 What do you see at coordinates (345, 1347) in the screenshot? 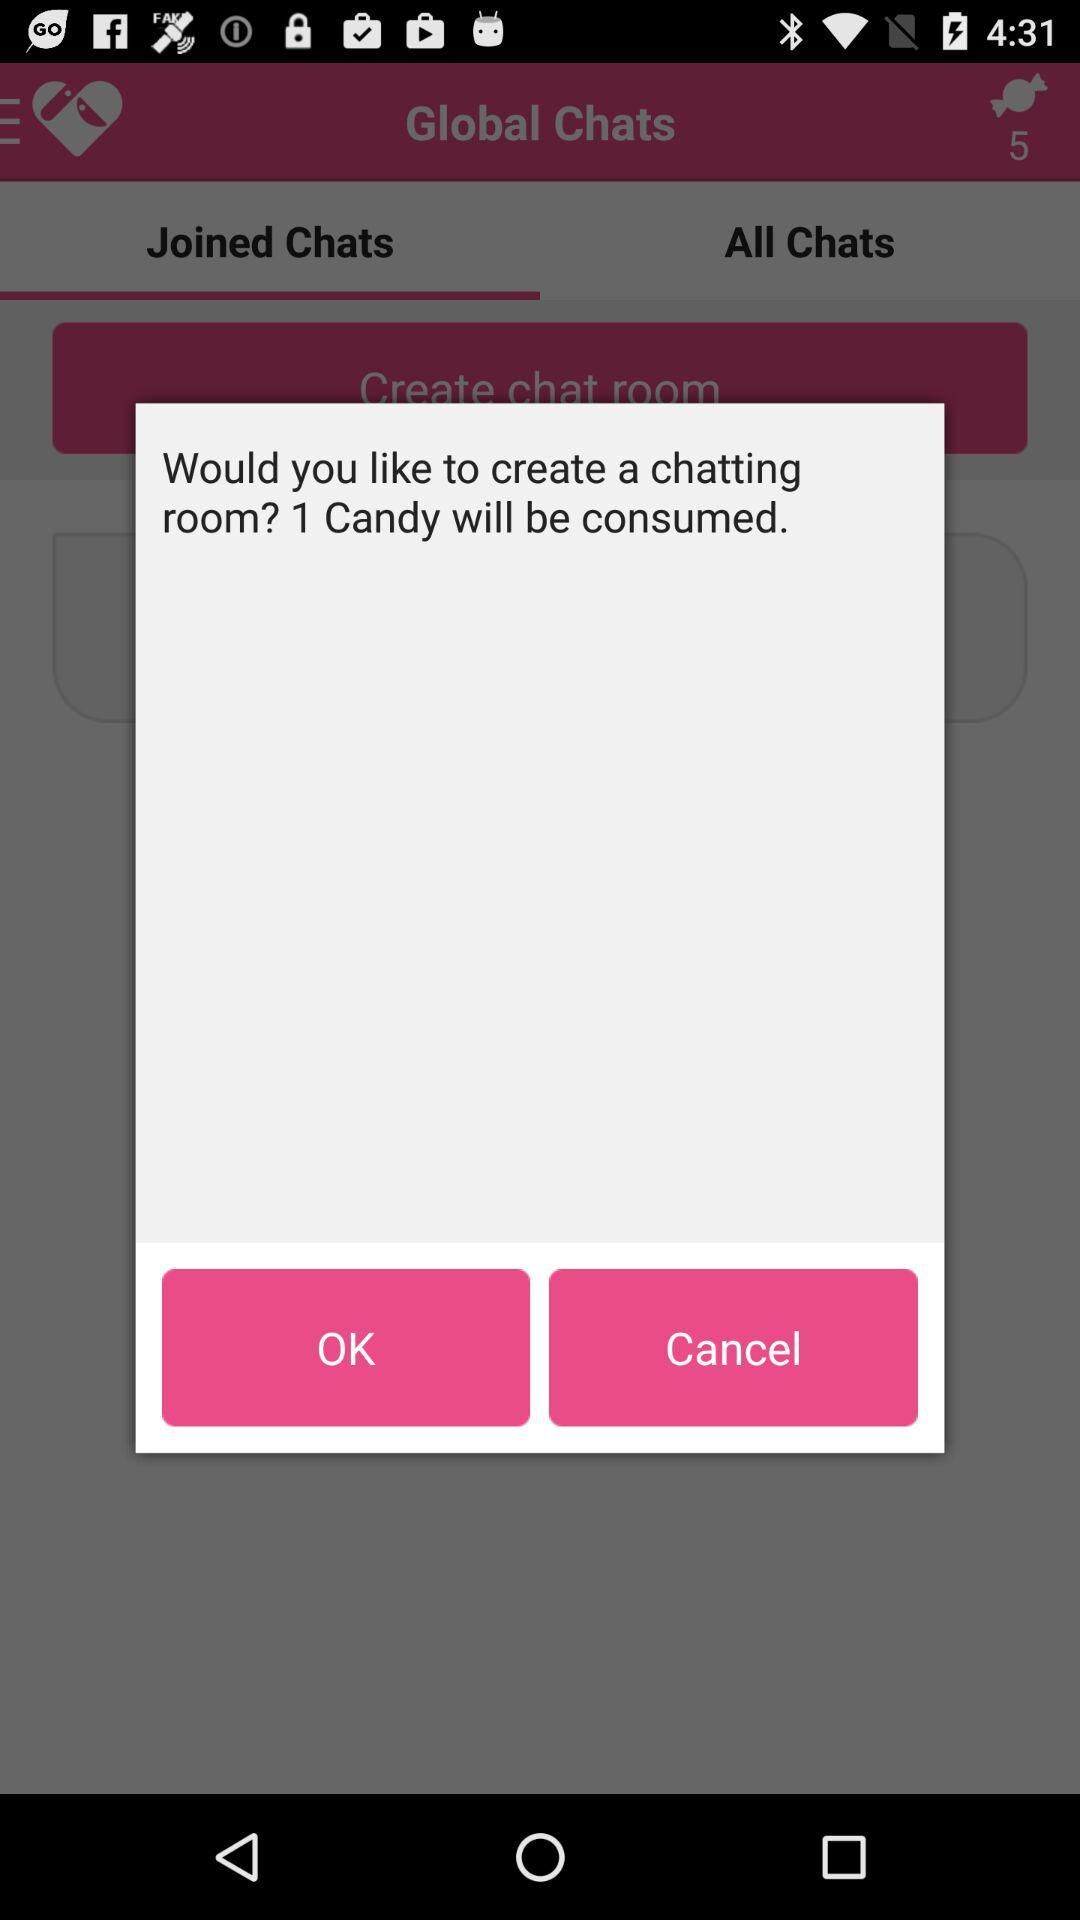
I see `the ok app` at bounding box center [345, 1347].